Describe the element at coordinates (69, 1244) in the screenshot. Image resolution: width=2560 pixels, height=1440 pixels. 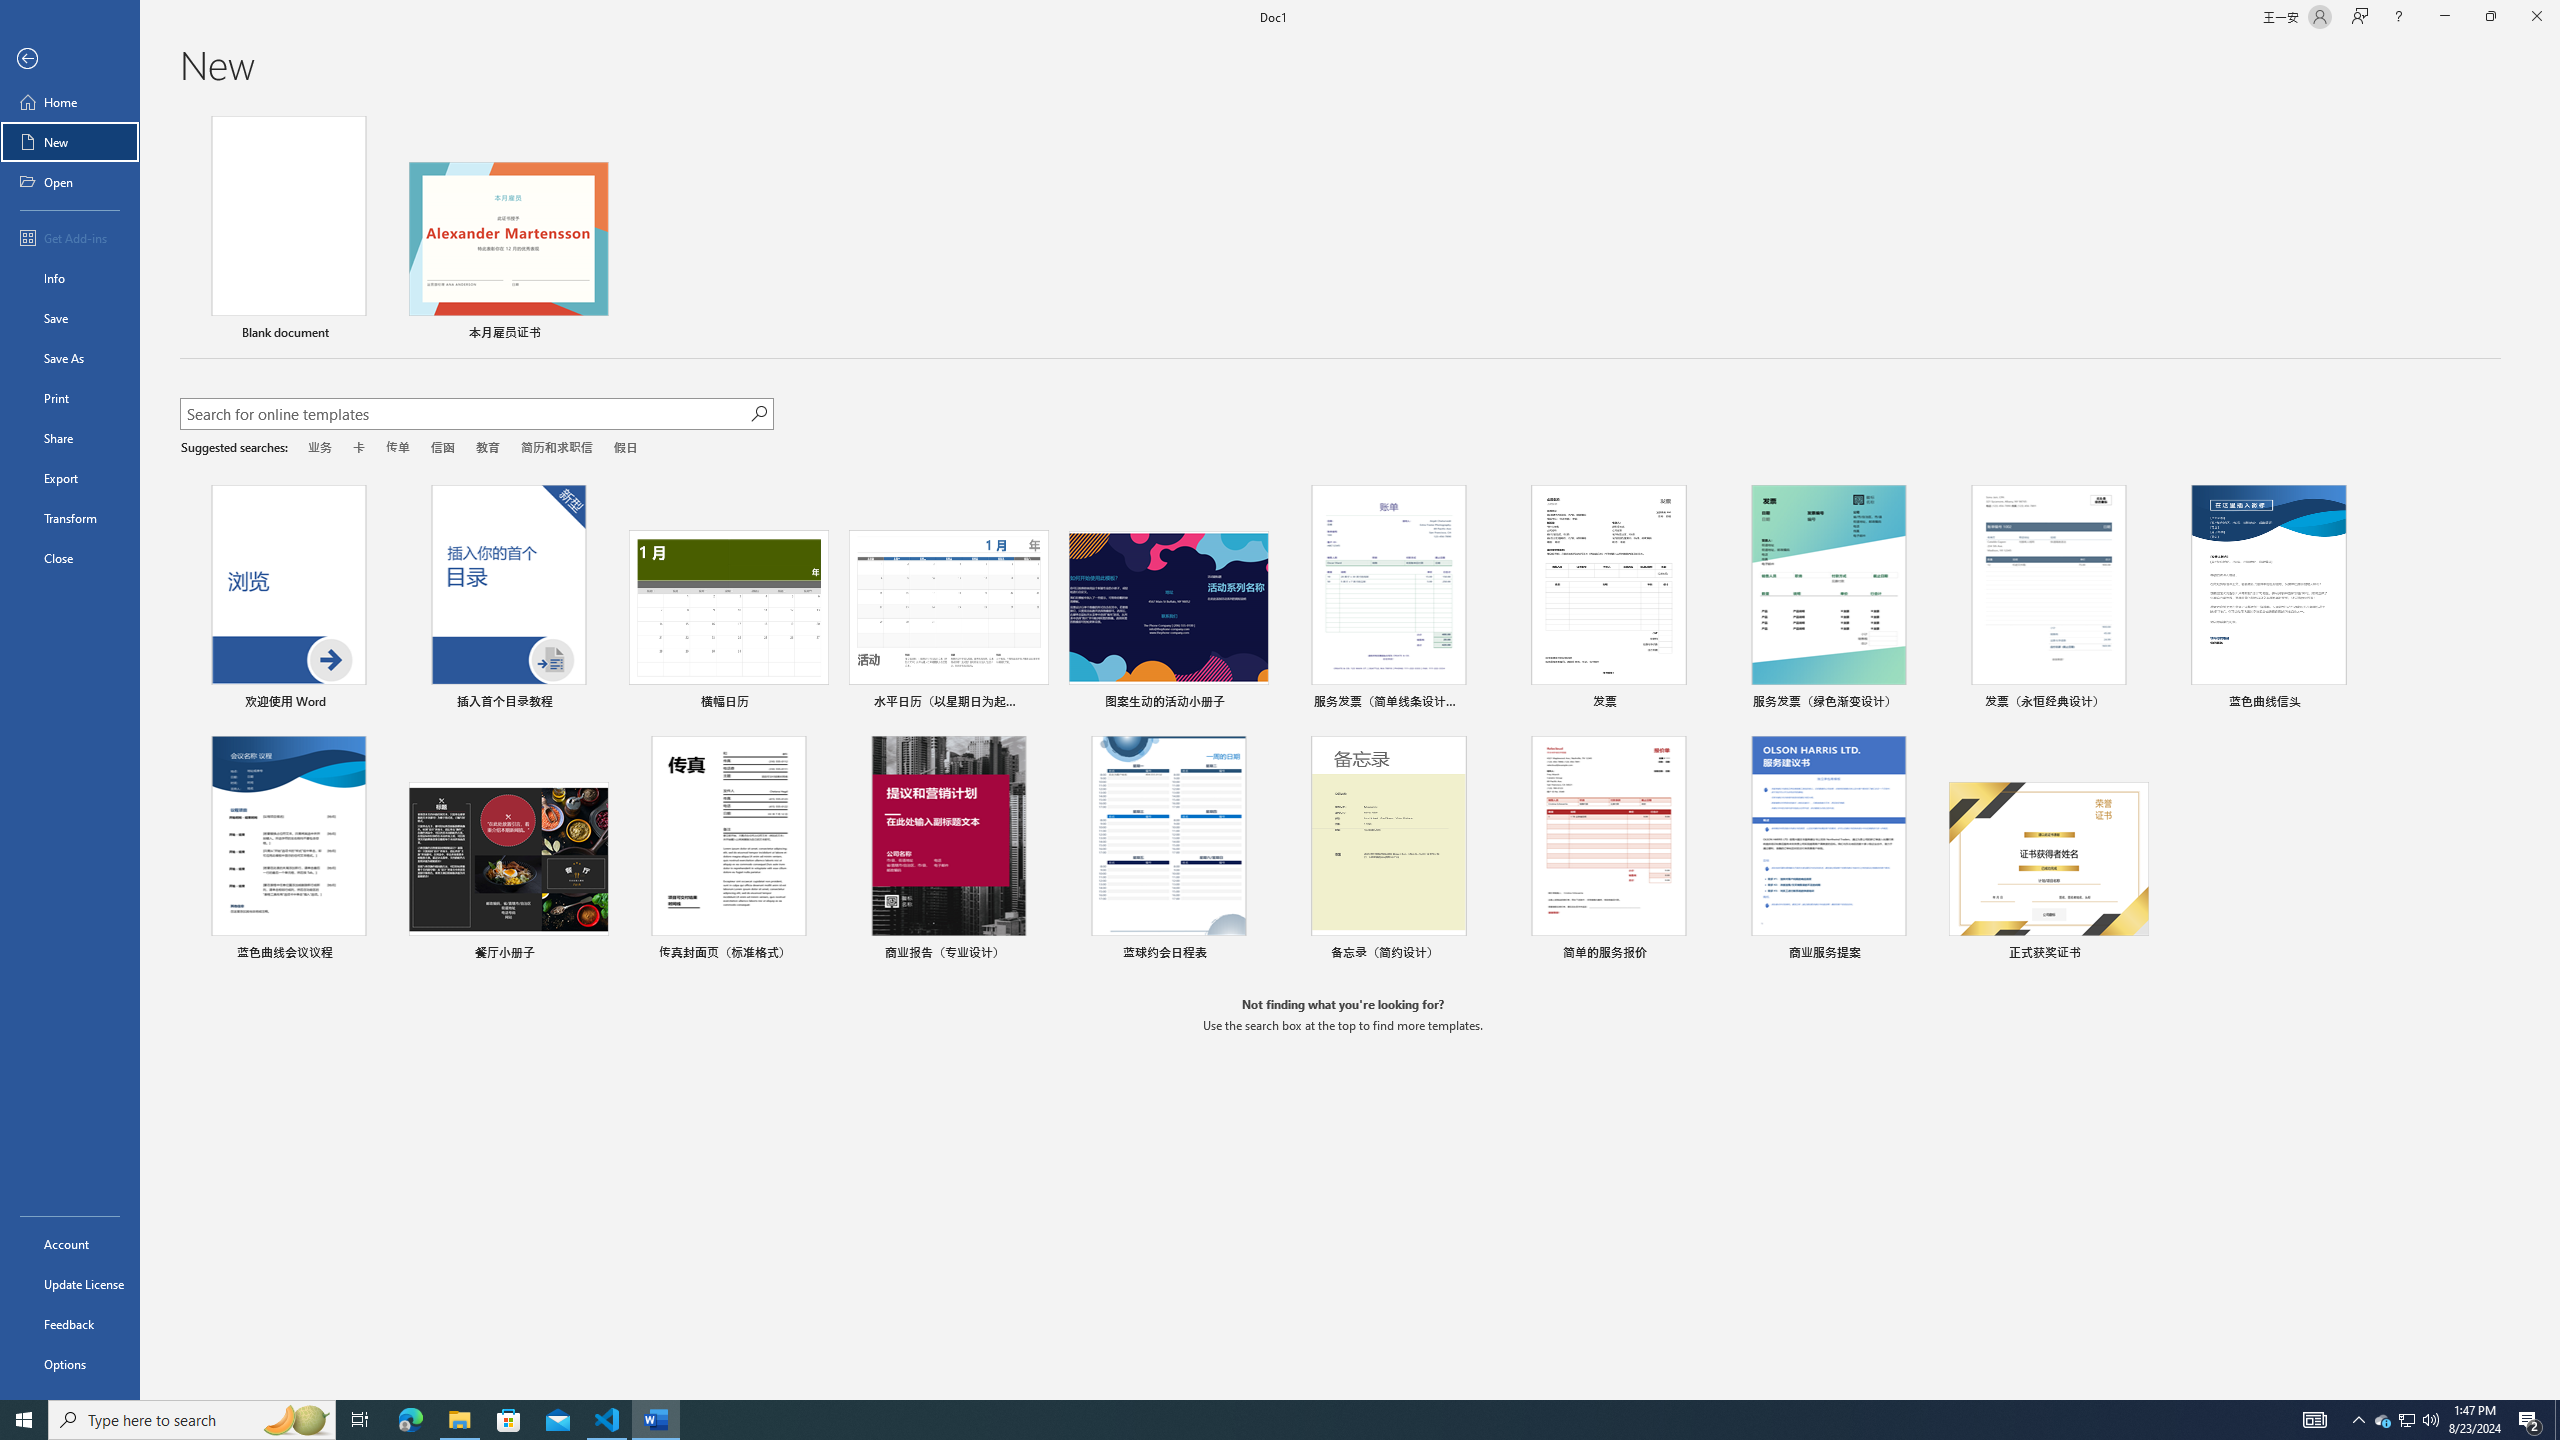
I see `'Account'` at that location.